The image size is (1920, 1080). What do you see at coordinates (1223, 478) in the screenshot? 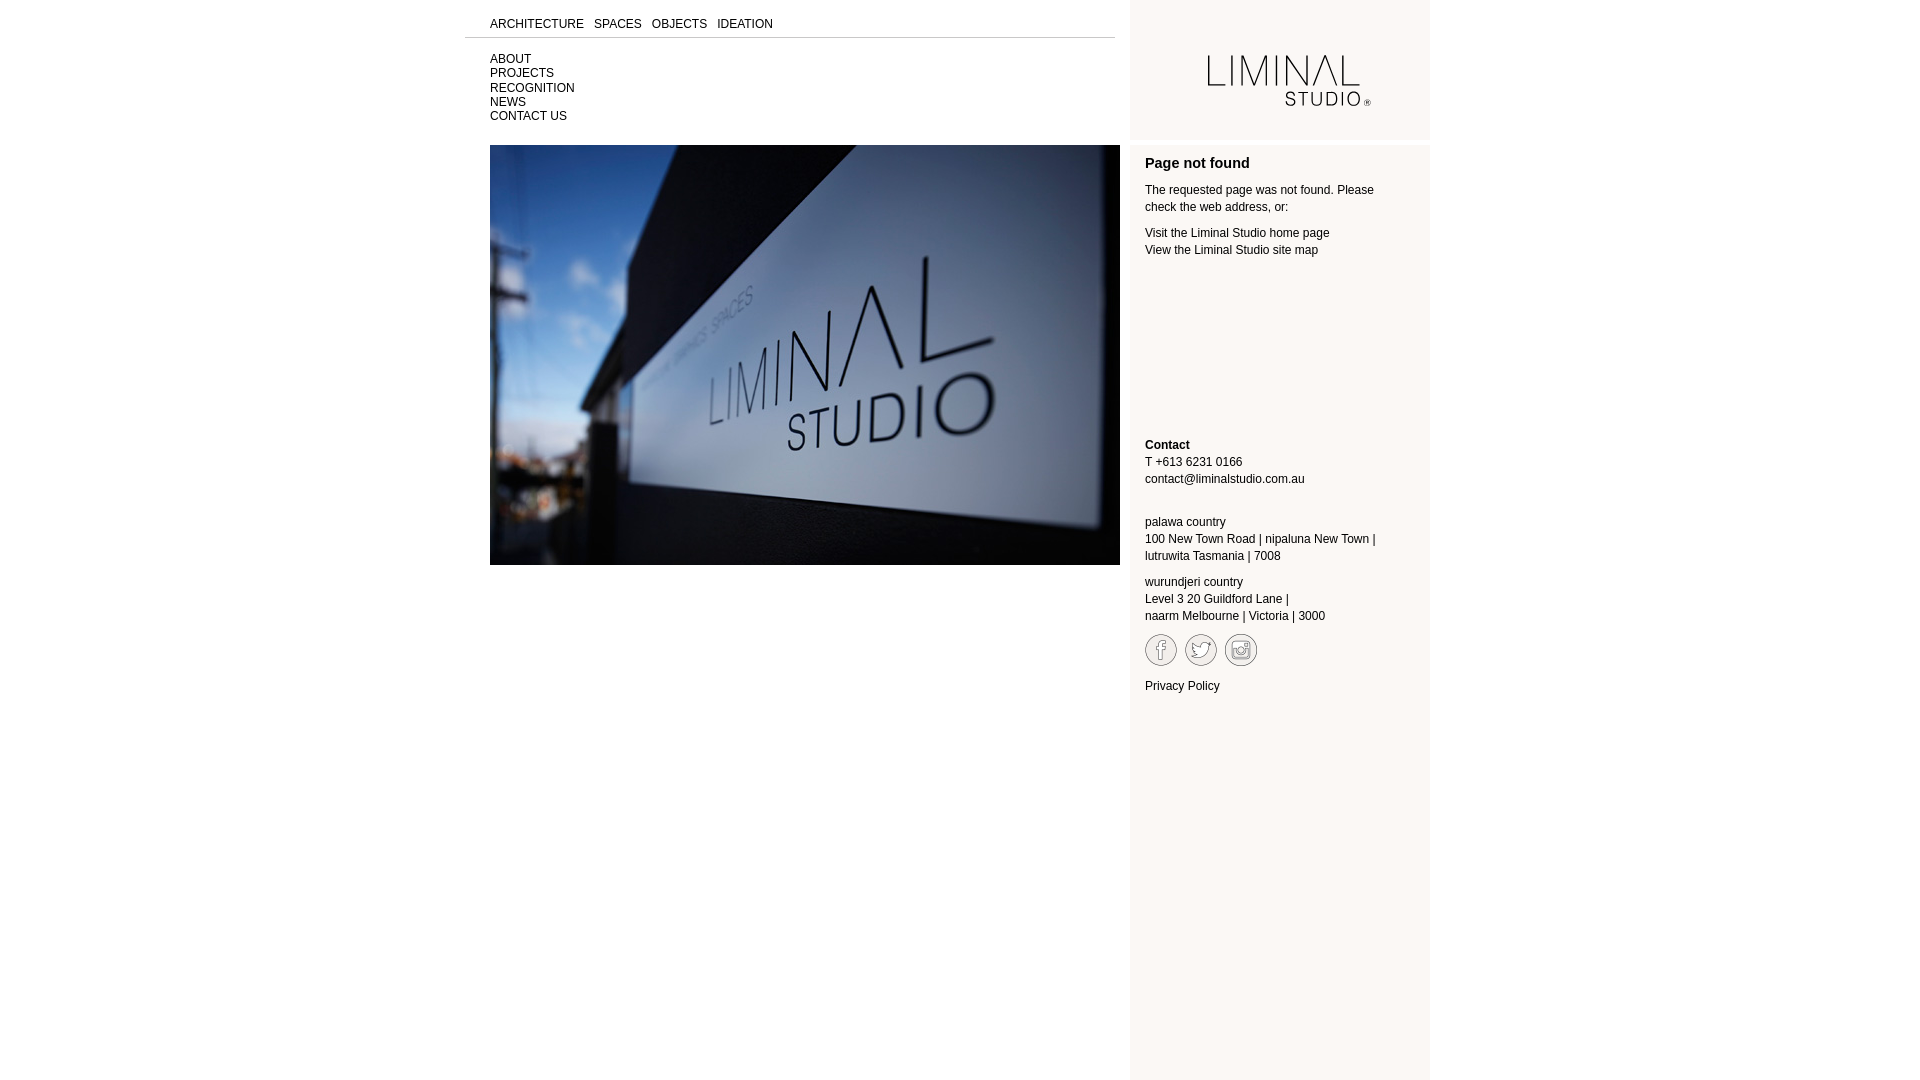
I see `'contact@liminalstudio.com.au'` at bounding box center [1223, 478].